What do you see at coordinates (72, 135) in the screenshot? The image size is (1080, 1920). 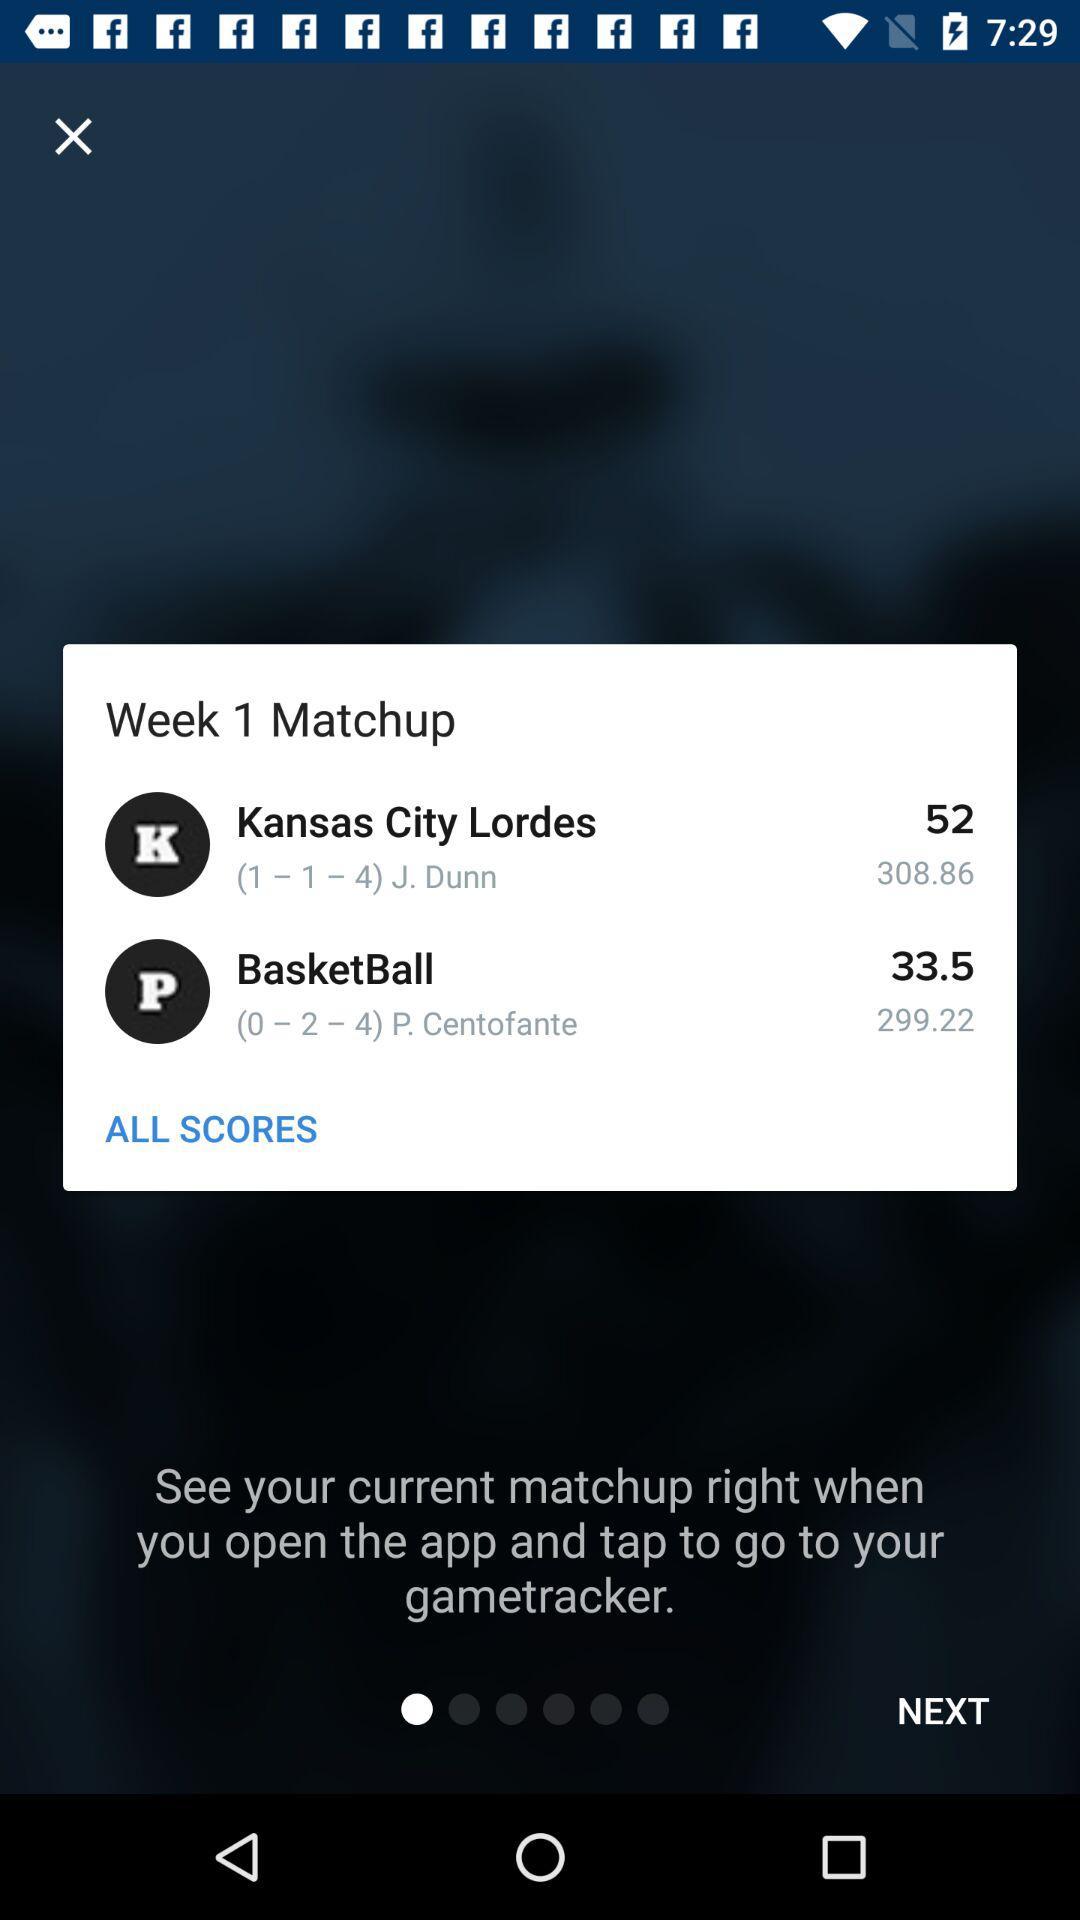 I see `cancel option` at bounding box center [72, 135].